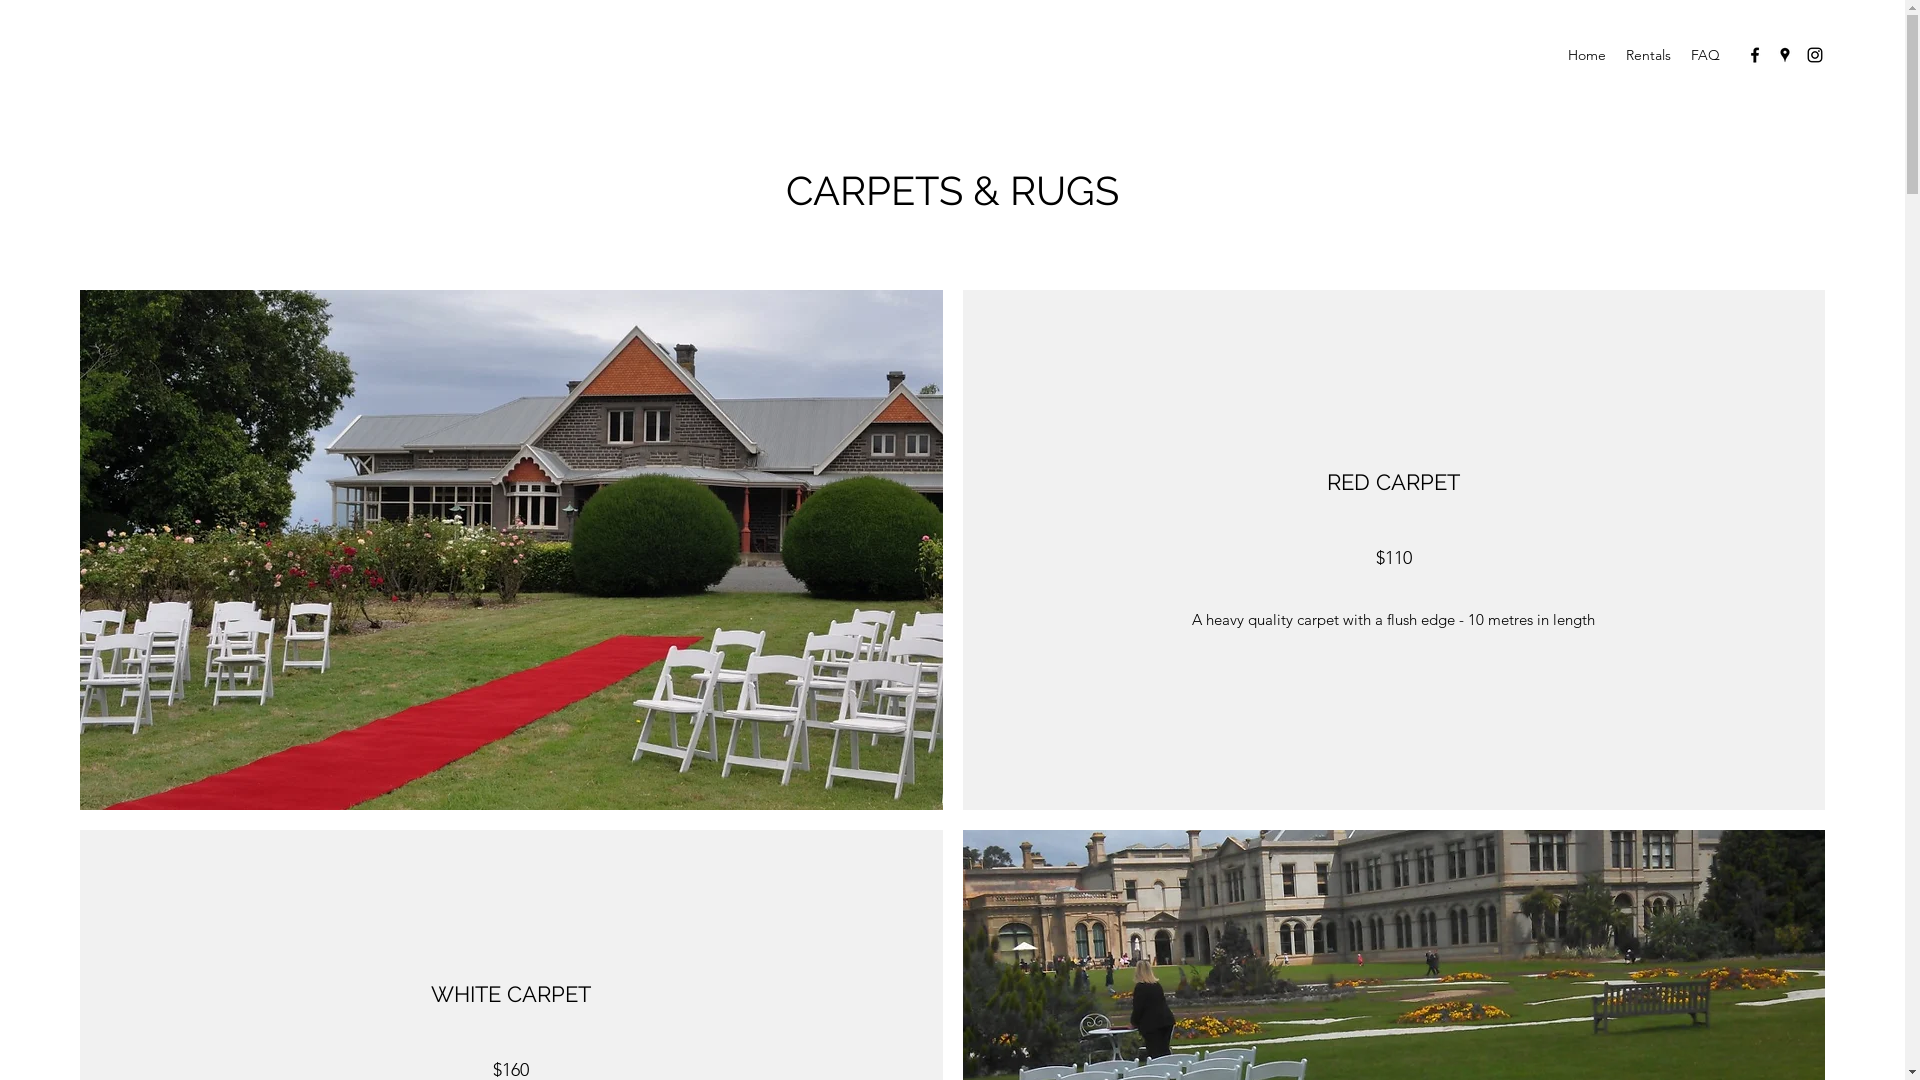  What do you see at coordinates (1648, 53) in the screenshot?
I see `'Rentals'` at bounding box center [1648, 53].